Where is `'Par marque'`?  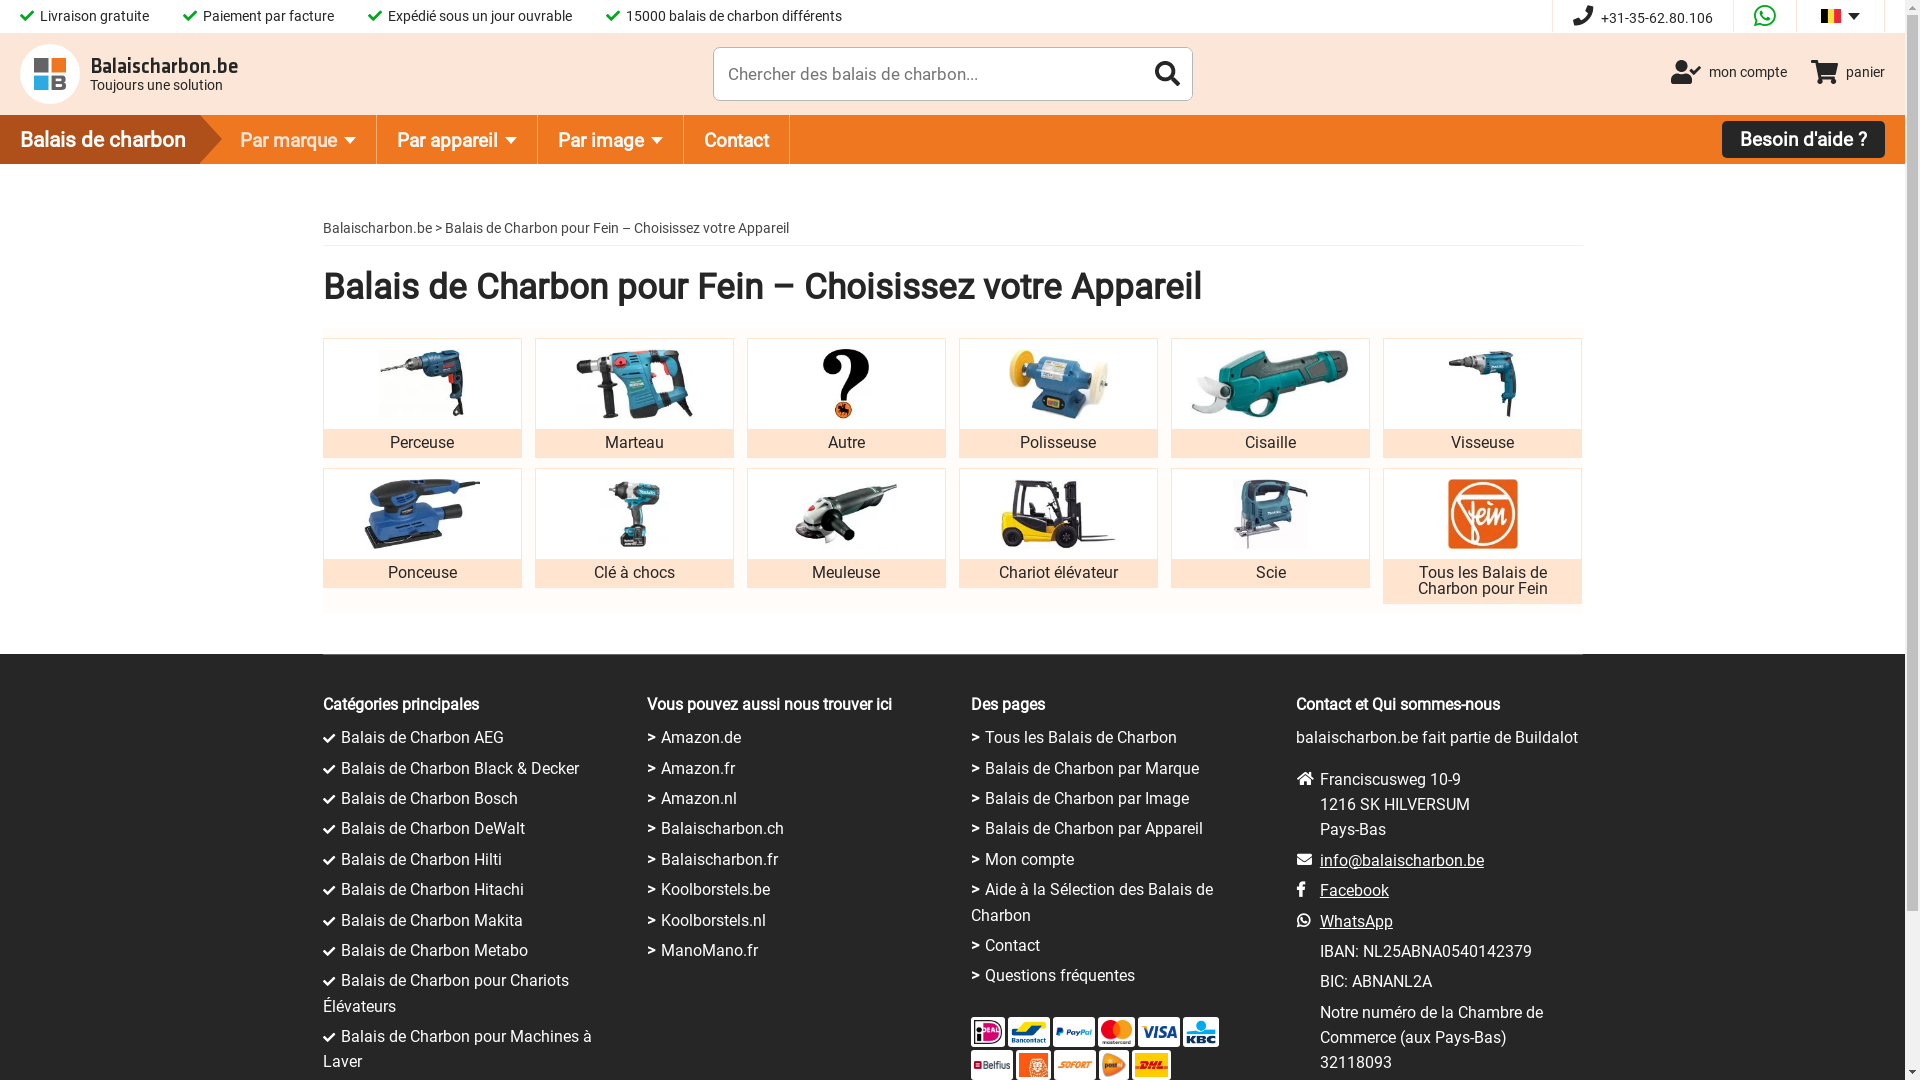
'Par marque' is located at coordinates (297, 138).